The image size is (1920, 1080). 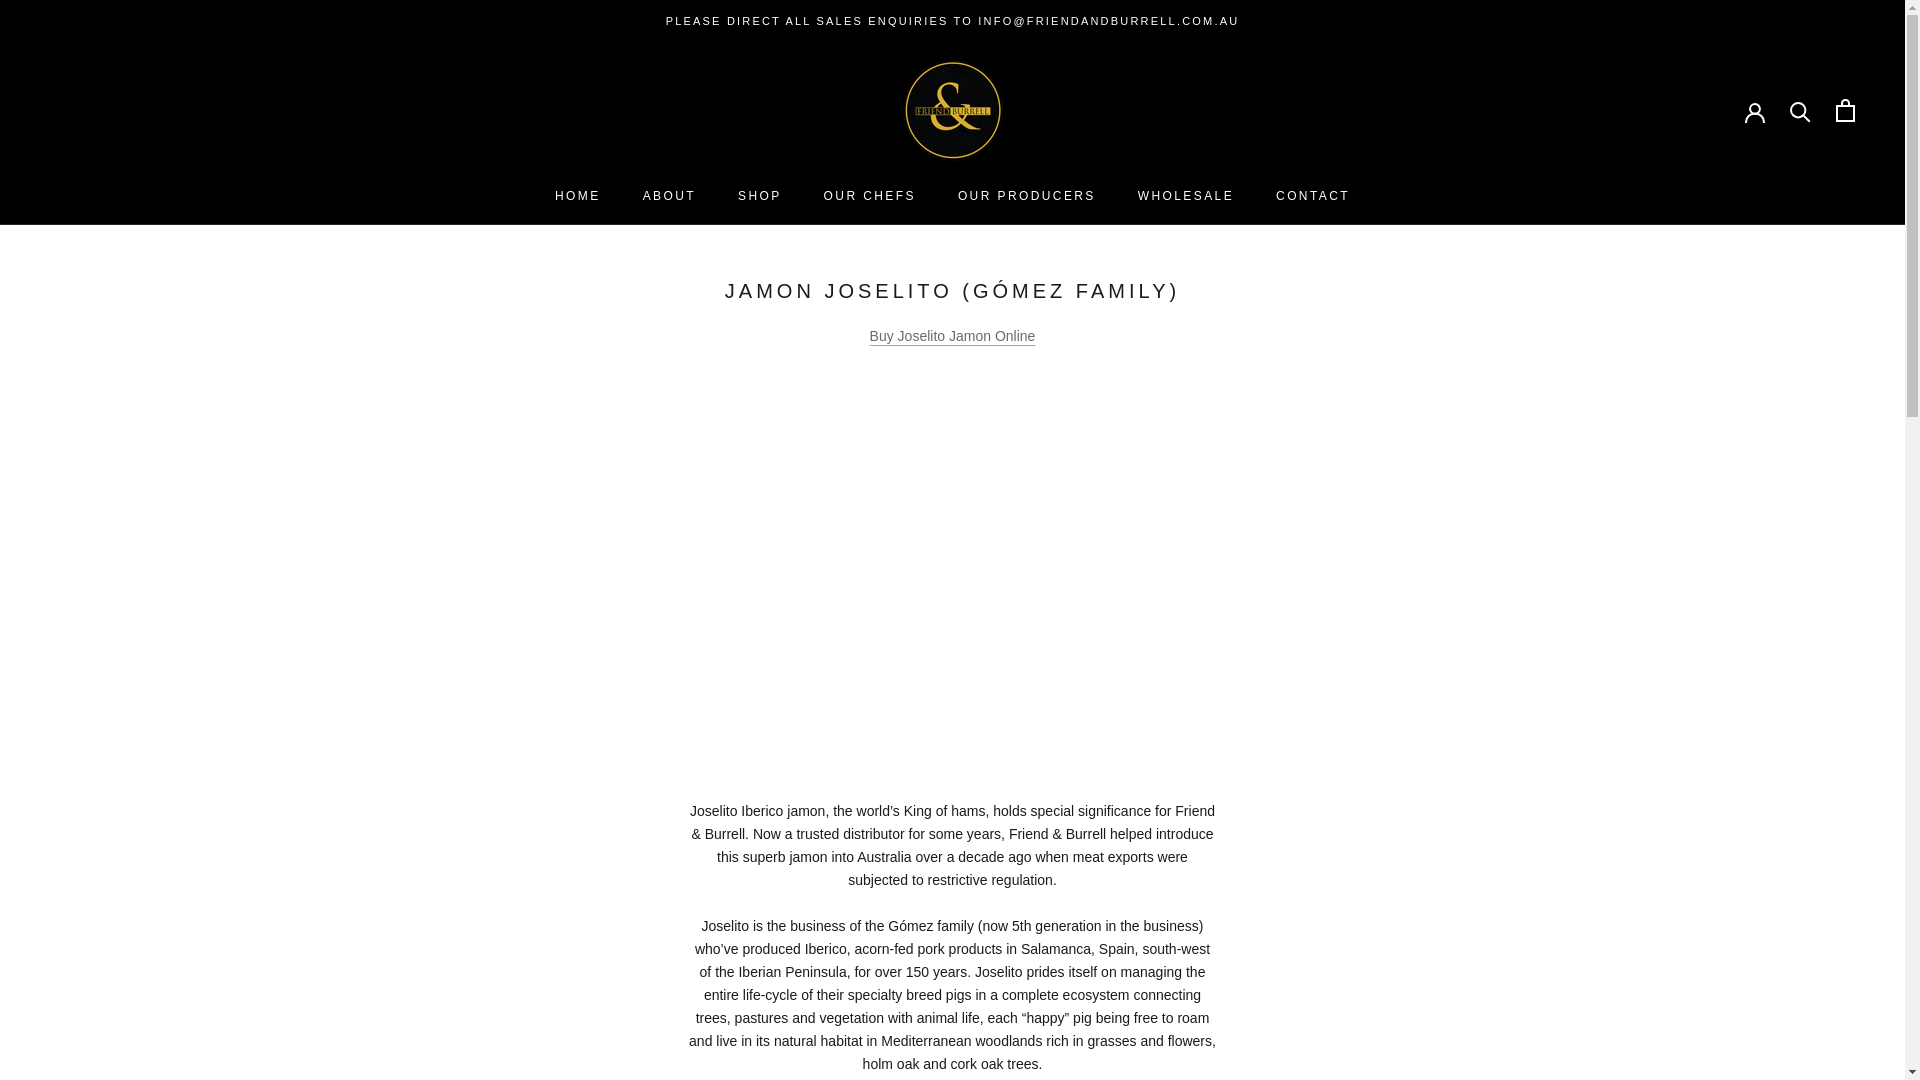 What do you see at coordinates (1027, 196) in the screenshot?
I see `'OUR PRODUCERS` at bounding box center [1027, 196].